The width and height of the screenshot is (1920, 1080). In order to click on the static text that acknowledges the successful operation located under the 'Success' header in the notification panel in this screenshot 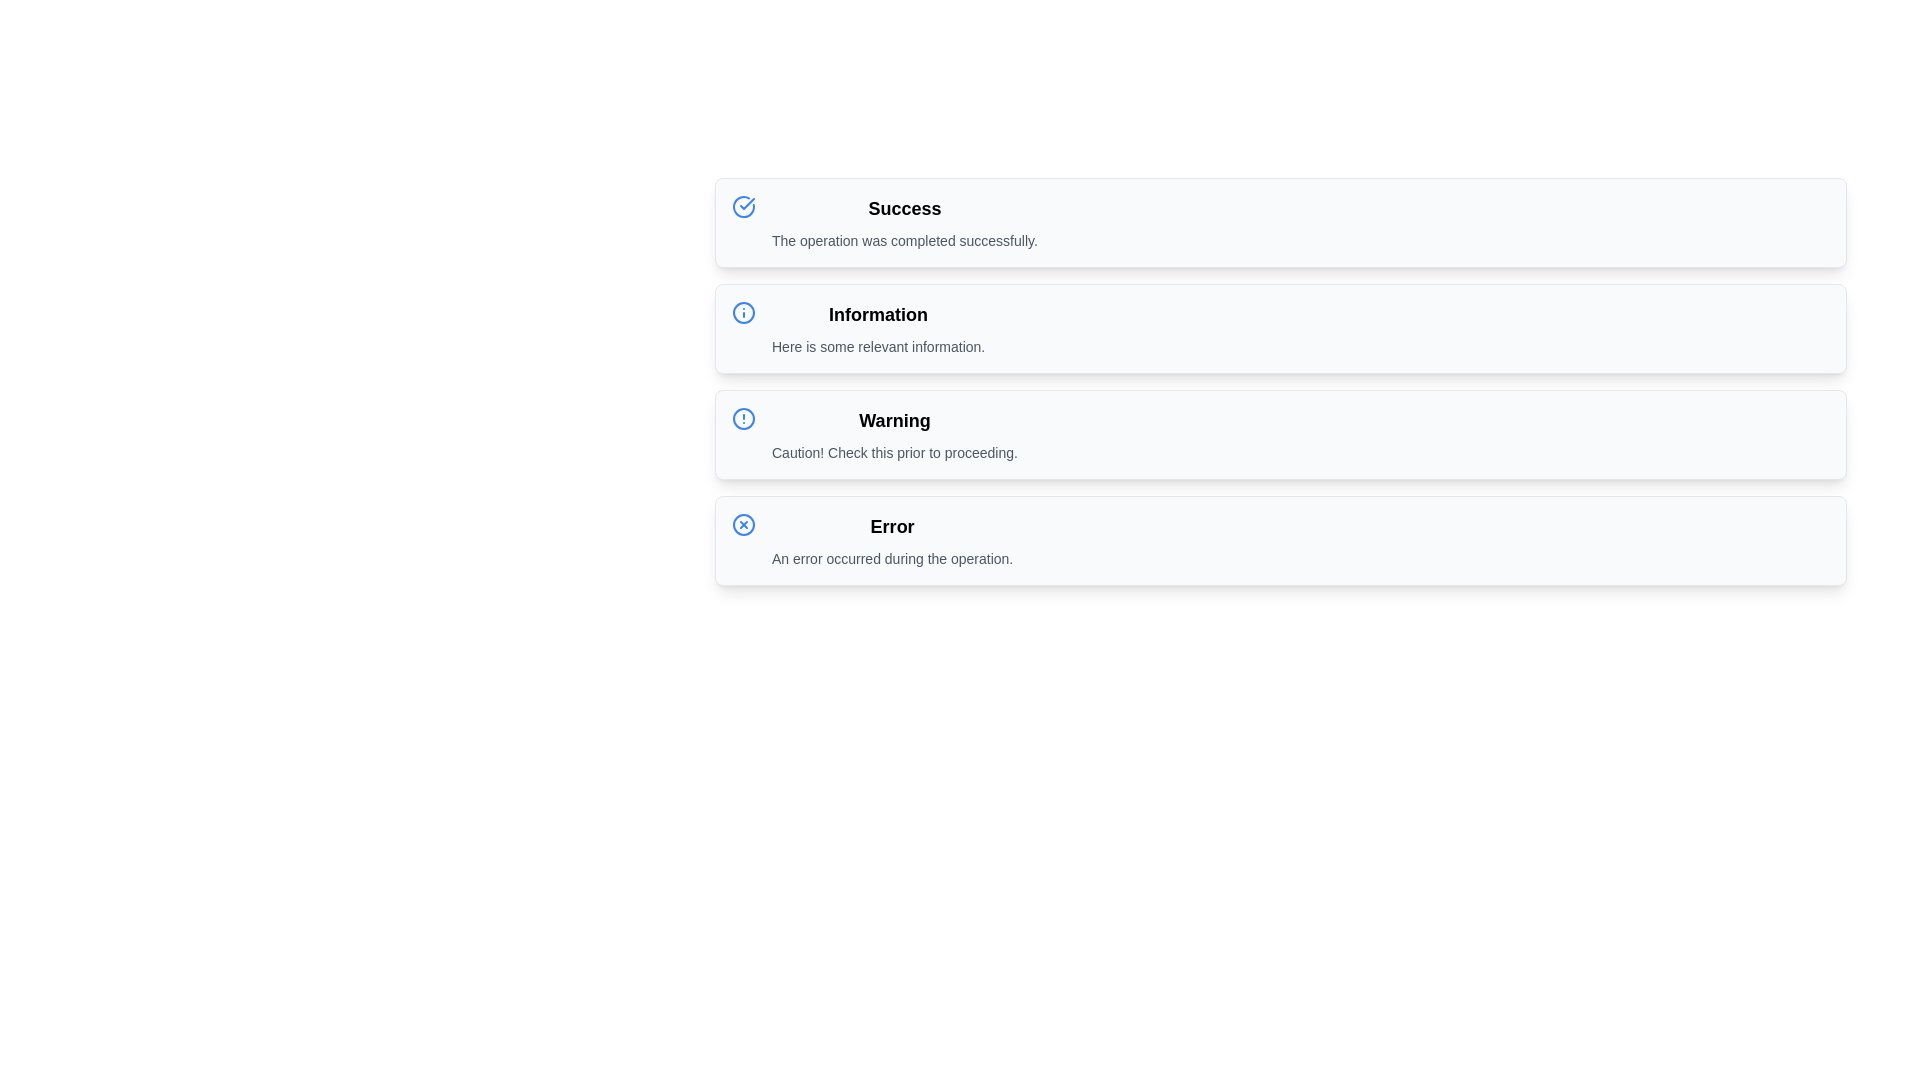, I will do `click(903, 239)`.